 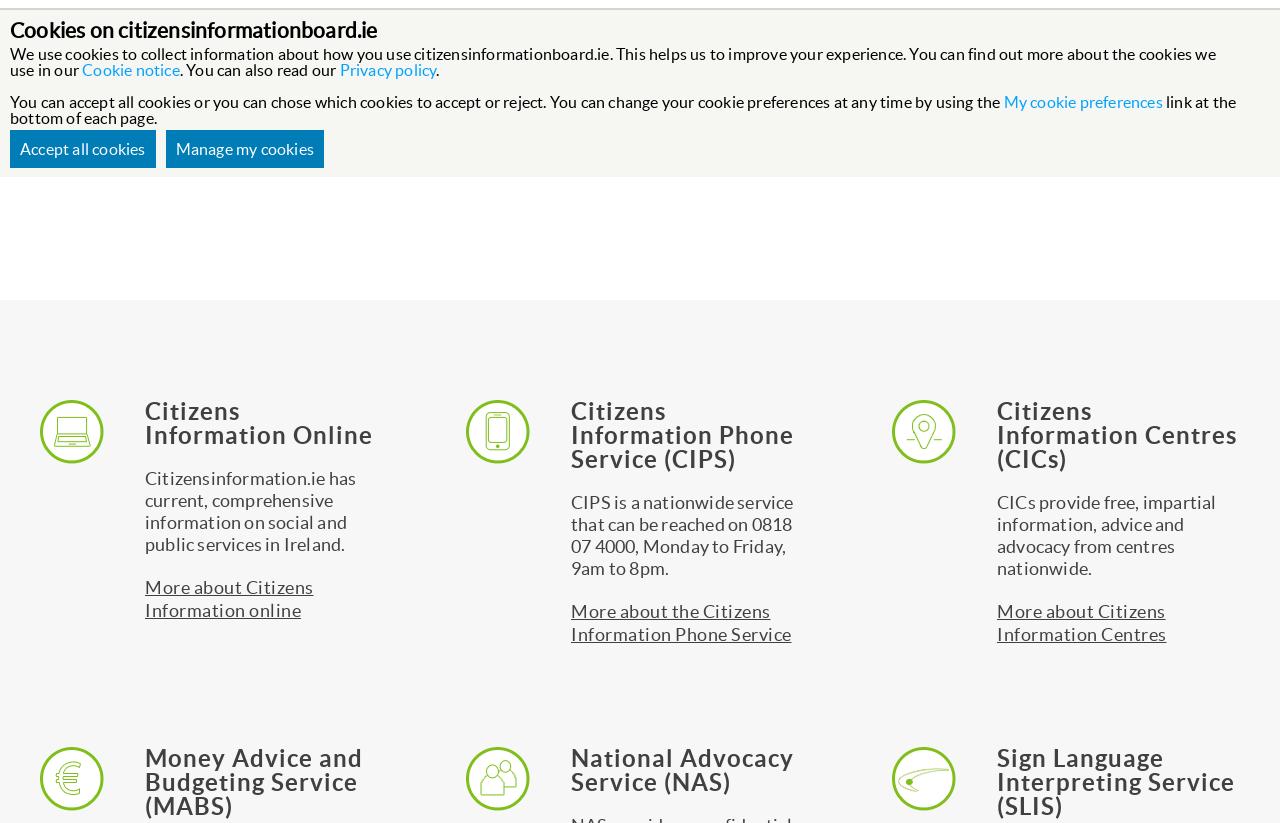 What do you see at coordinates (257, 70) in the screenshot?
I see `'. You can also read our'` at bounding box center [257, 70].